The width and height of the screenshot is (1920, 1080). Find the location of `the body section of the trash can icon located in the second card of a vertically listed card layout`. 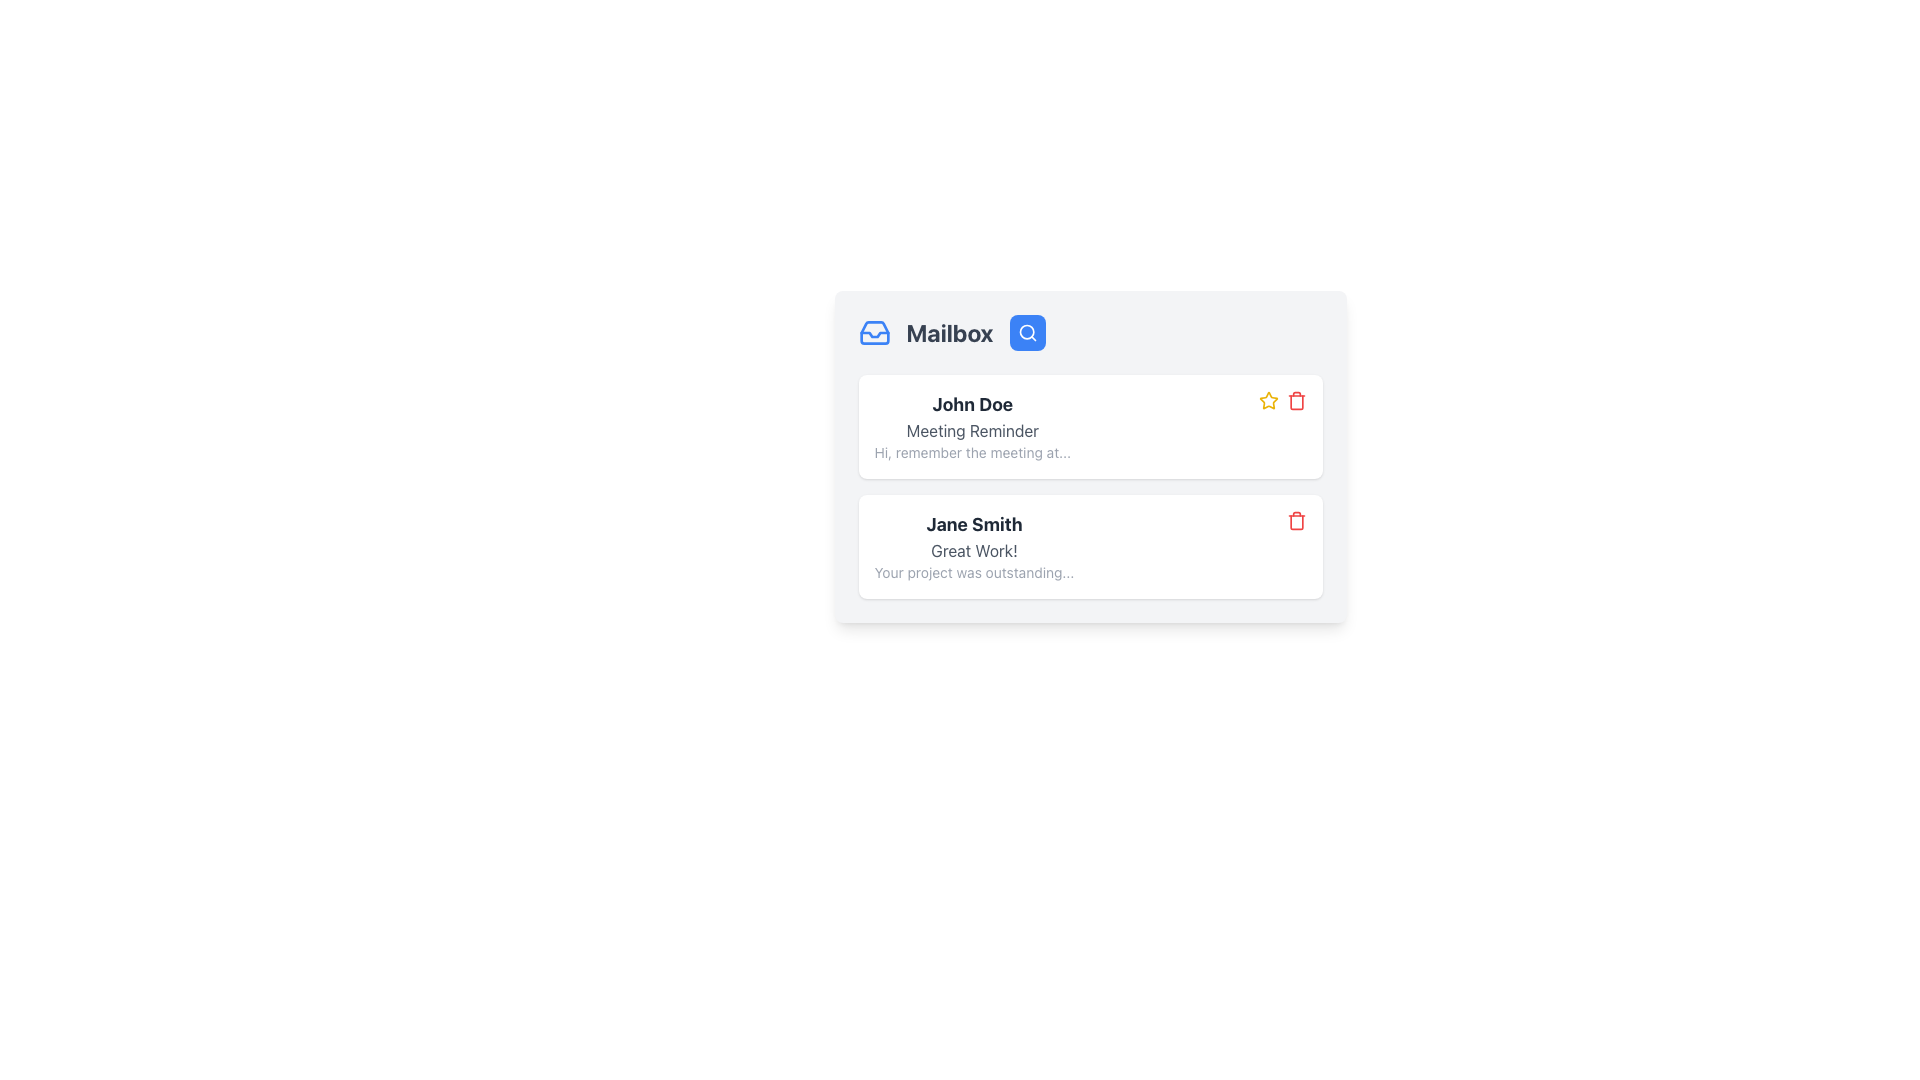

the body section of the trash can icon located in the second card of a vertically listed card layout is located at coordinates (1296, 521).